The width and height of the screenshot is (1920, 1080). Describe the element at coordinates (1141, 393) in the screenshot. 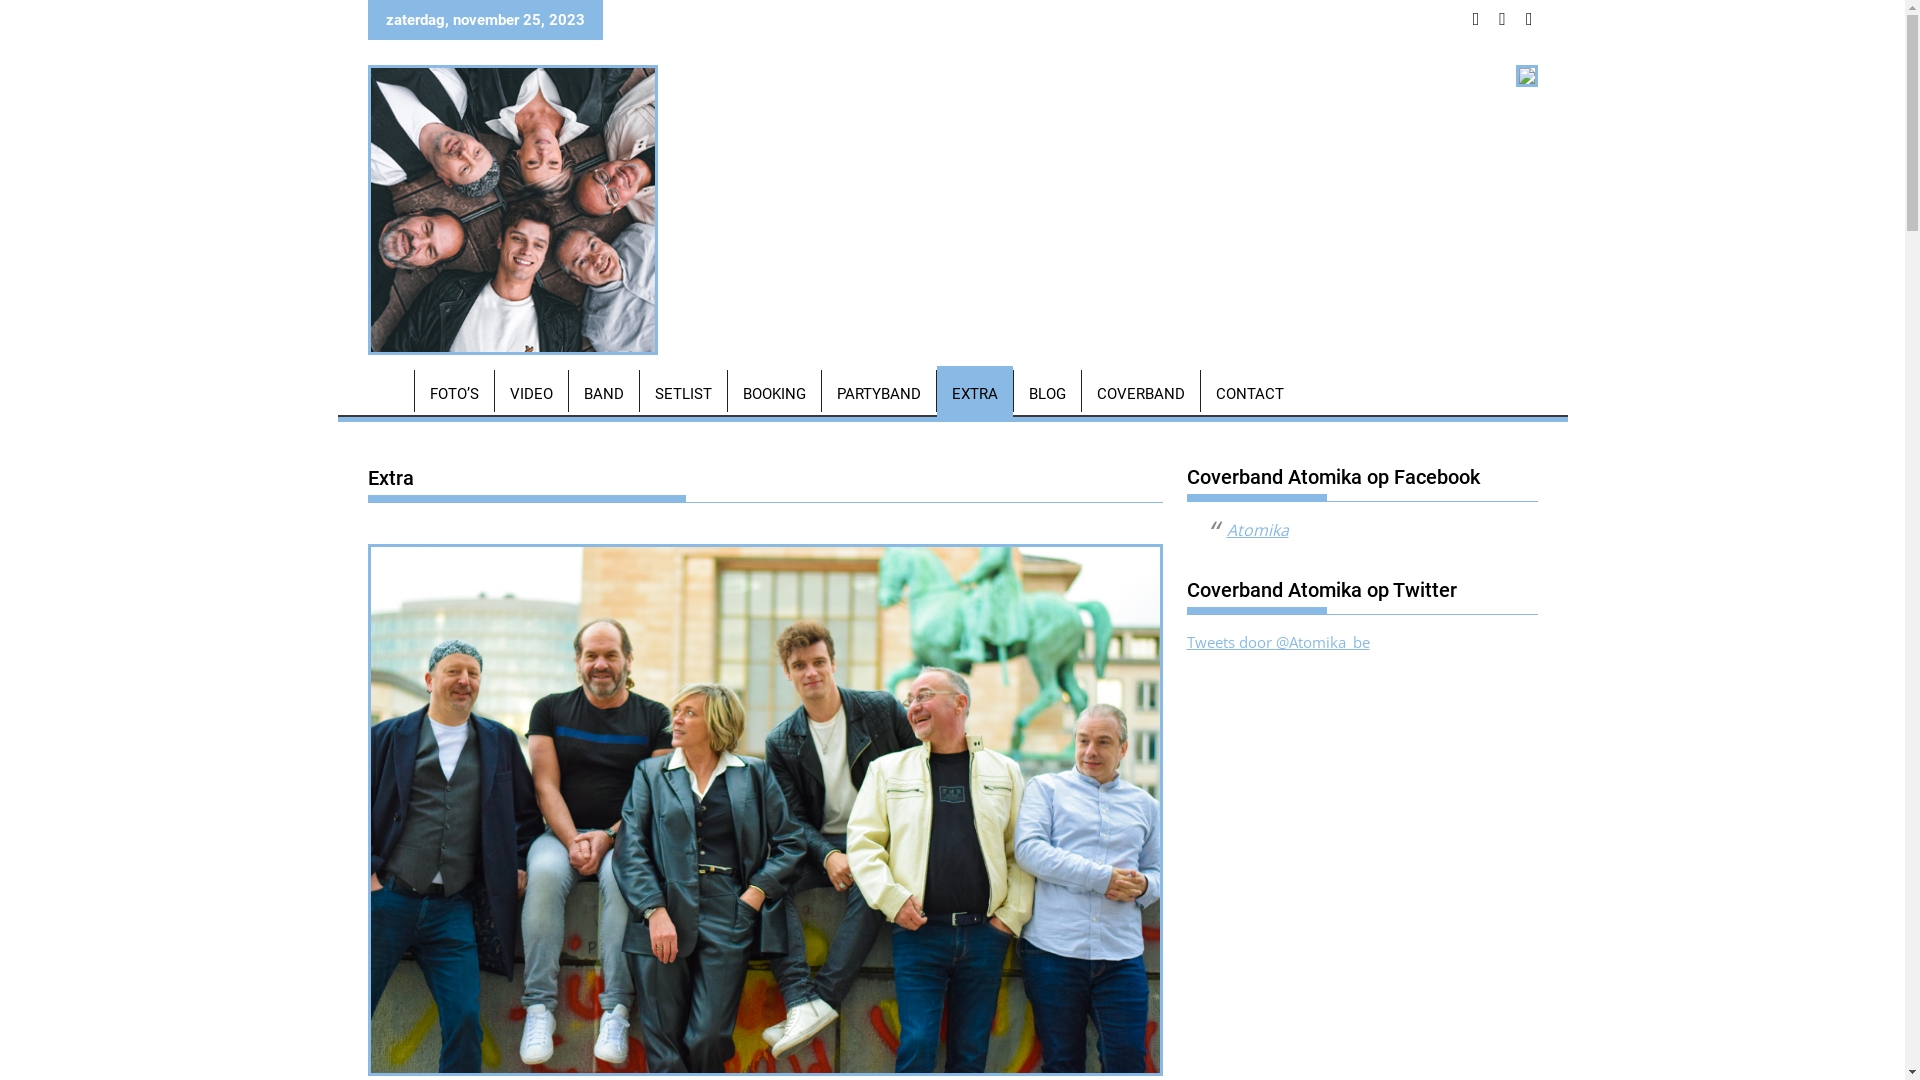

I see `'COVERBAND'` at that location.